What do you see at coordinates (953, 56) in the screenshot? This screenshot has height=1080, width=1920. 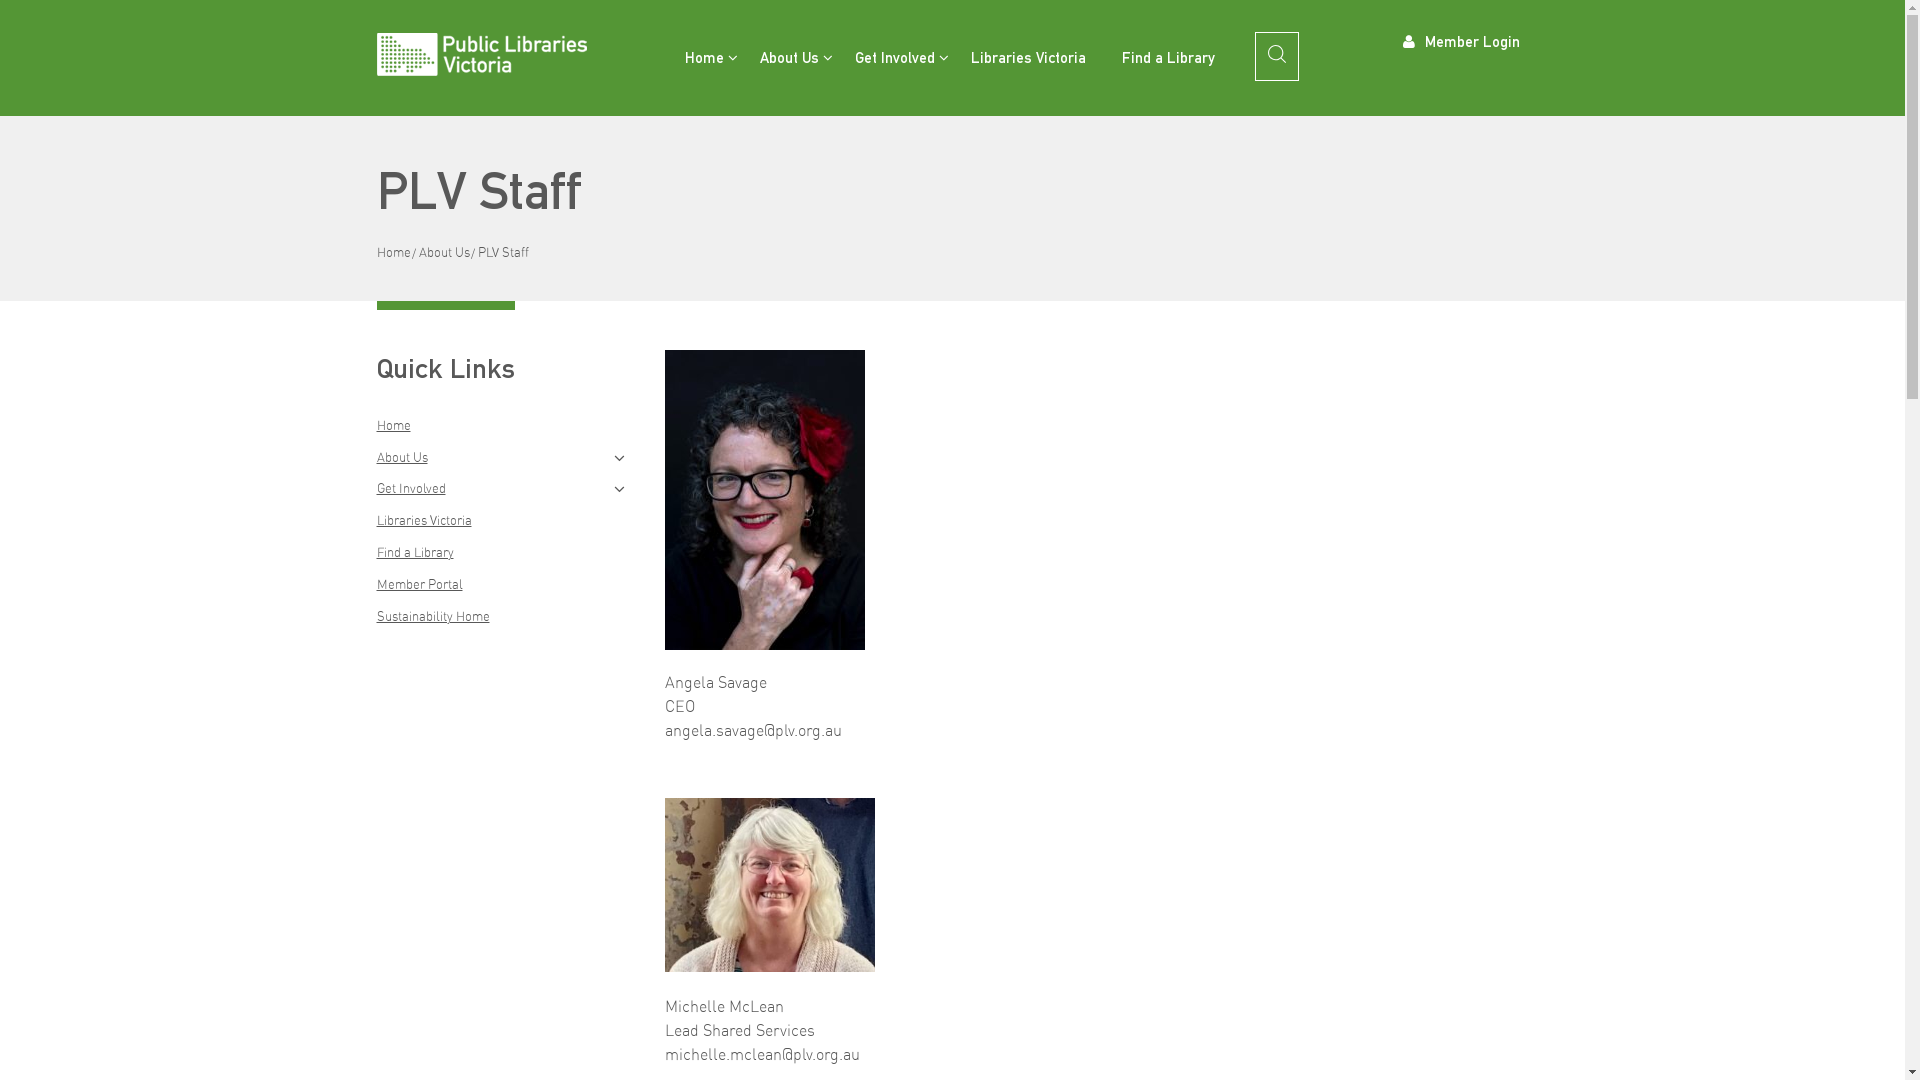 I see `'Libraries Victoria'` at bounding box center [953, 56].